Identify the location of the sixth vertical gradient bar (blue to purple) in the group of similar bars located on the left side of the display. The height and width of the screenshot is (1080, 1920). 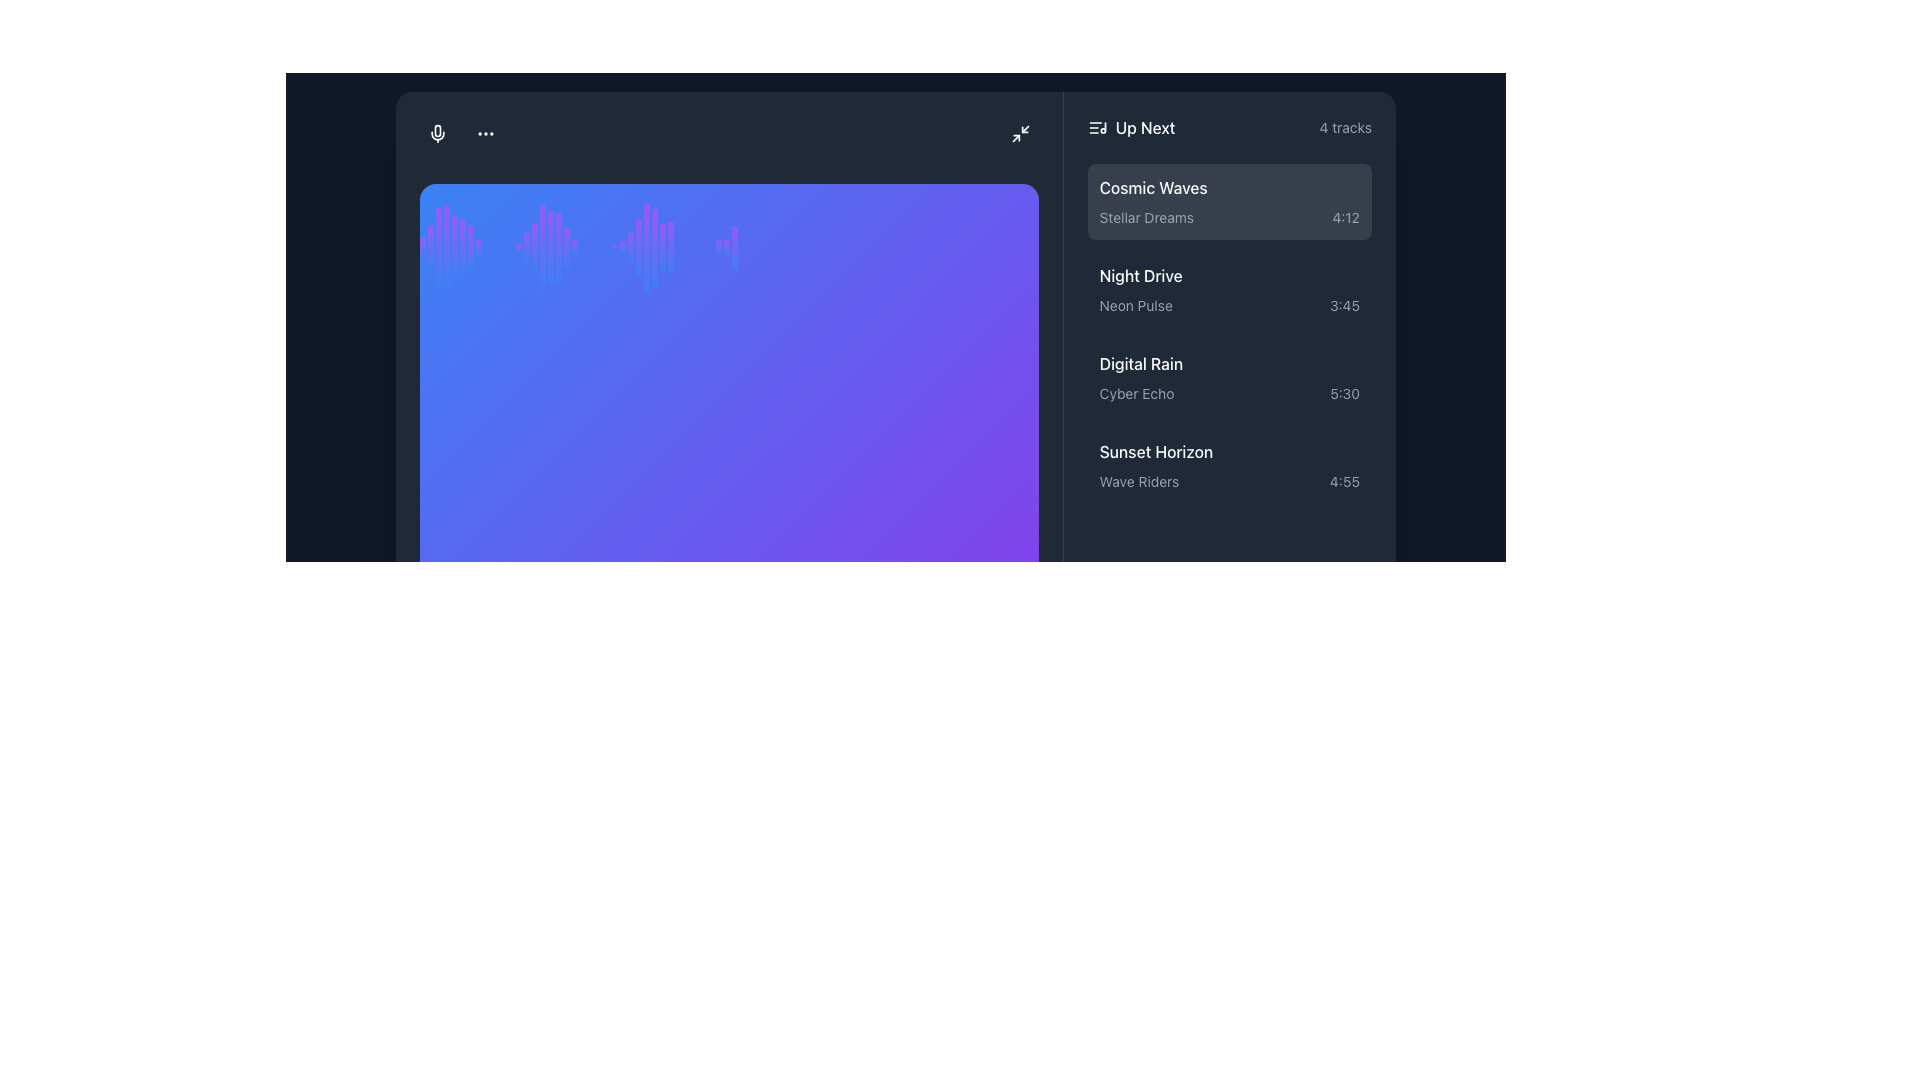
(461, 245).